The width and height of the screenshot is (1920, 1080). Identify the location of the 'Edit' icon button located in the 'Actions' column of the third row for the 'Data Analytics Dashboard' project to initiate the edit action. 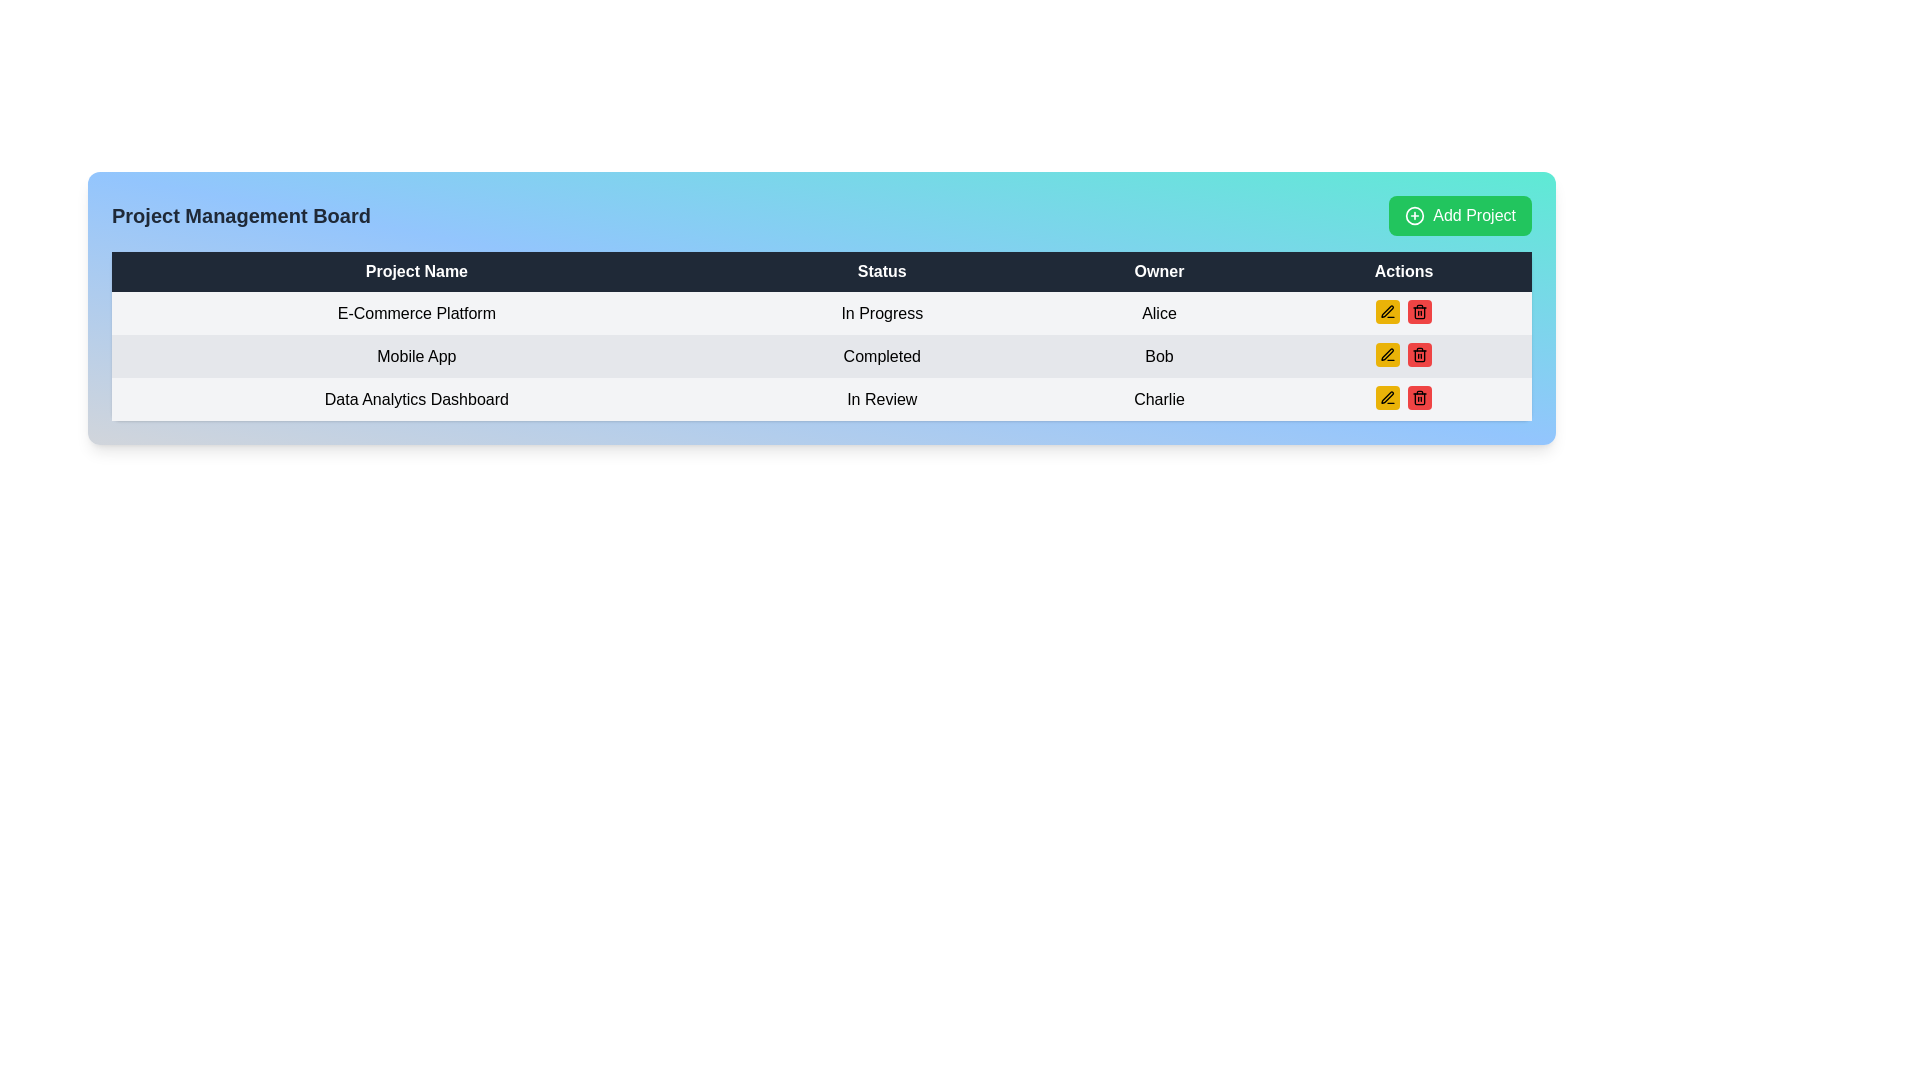
(1386, 311).